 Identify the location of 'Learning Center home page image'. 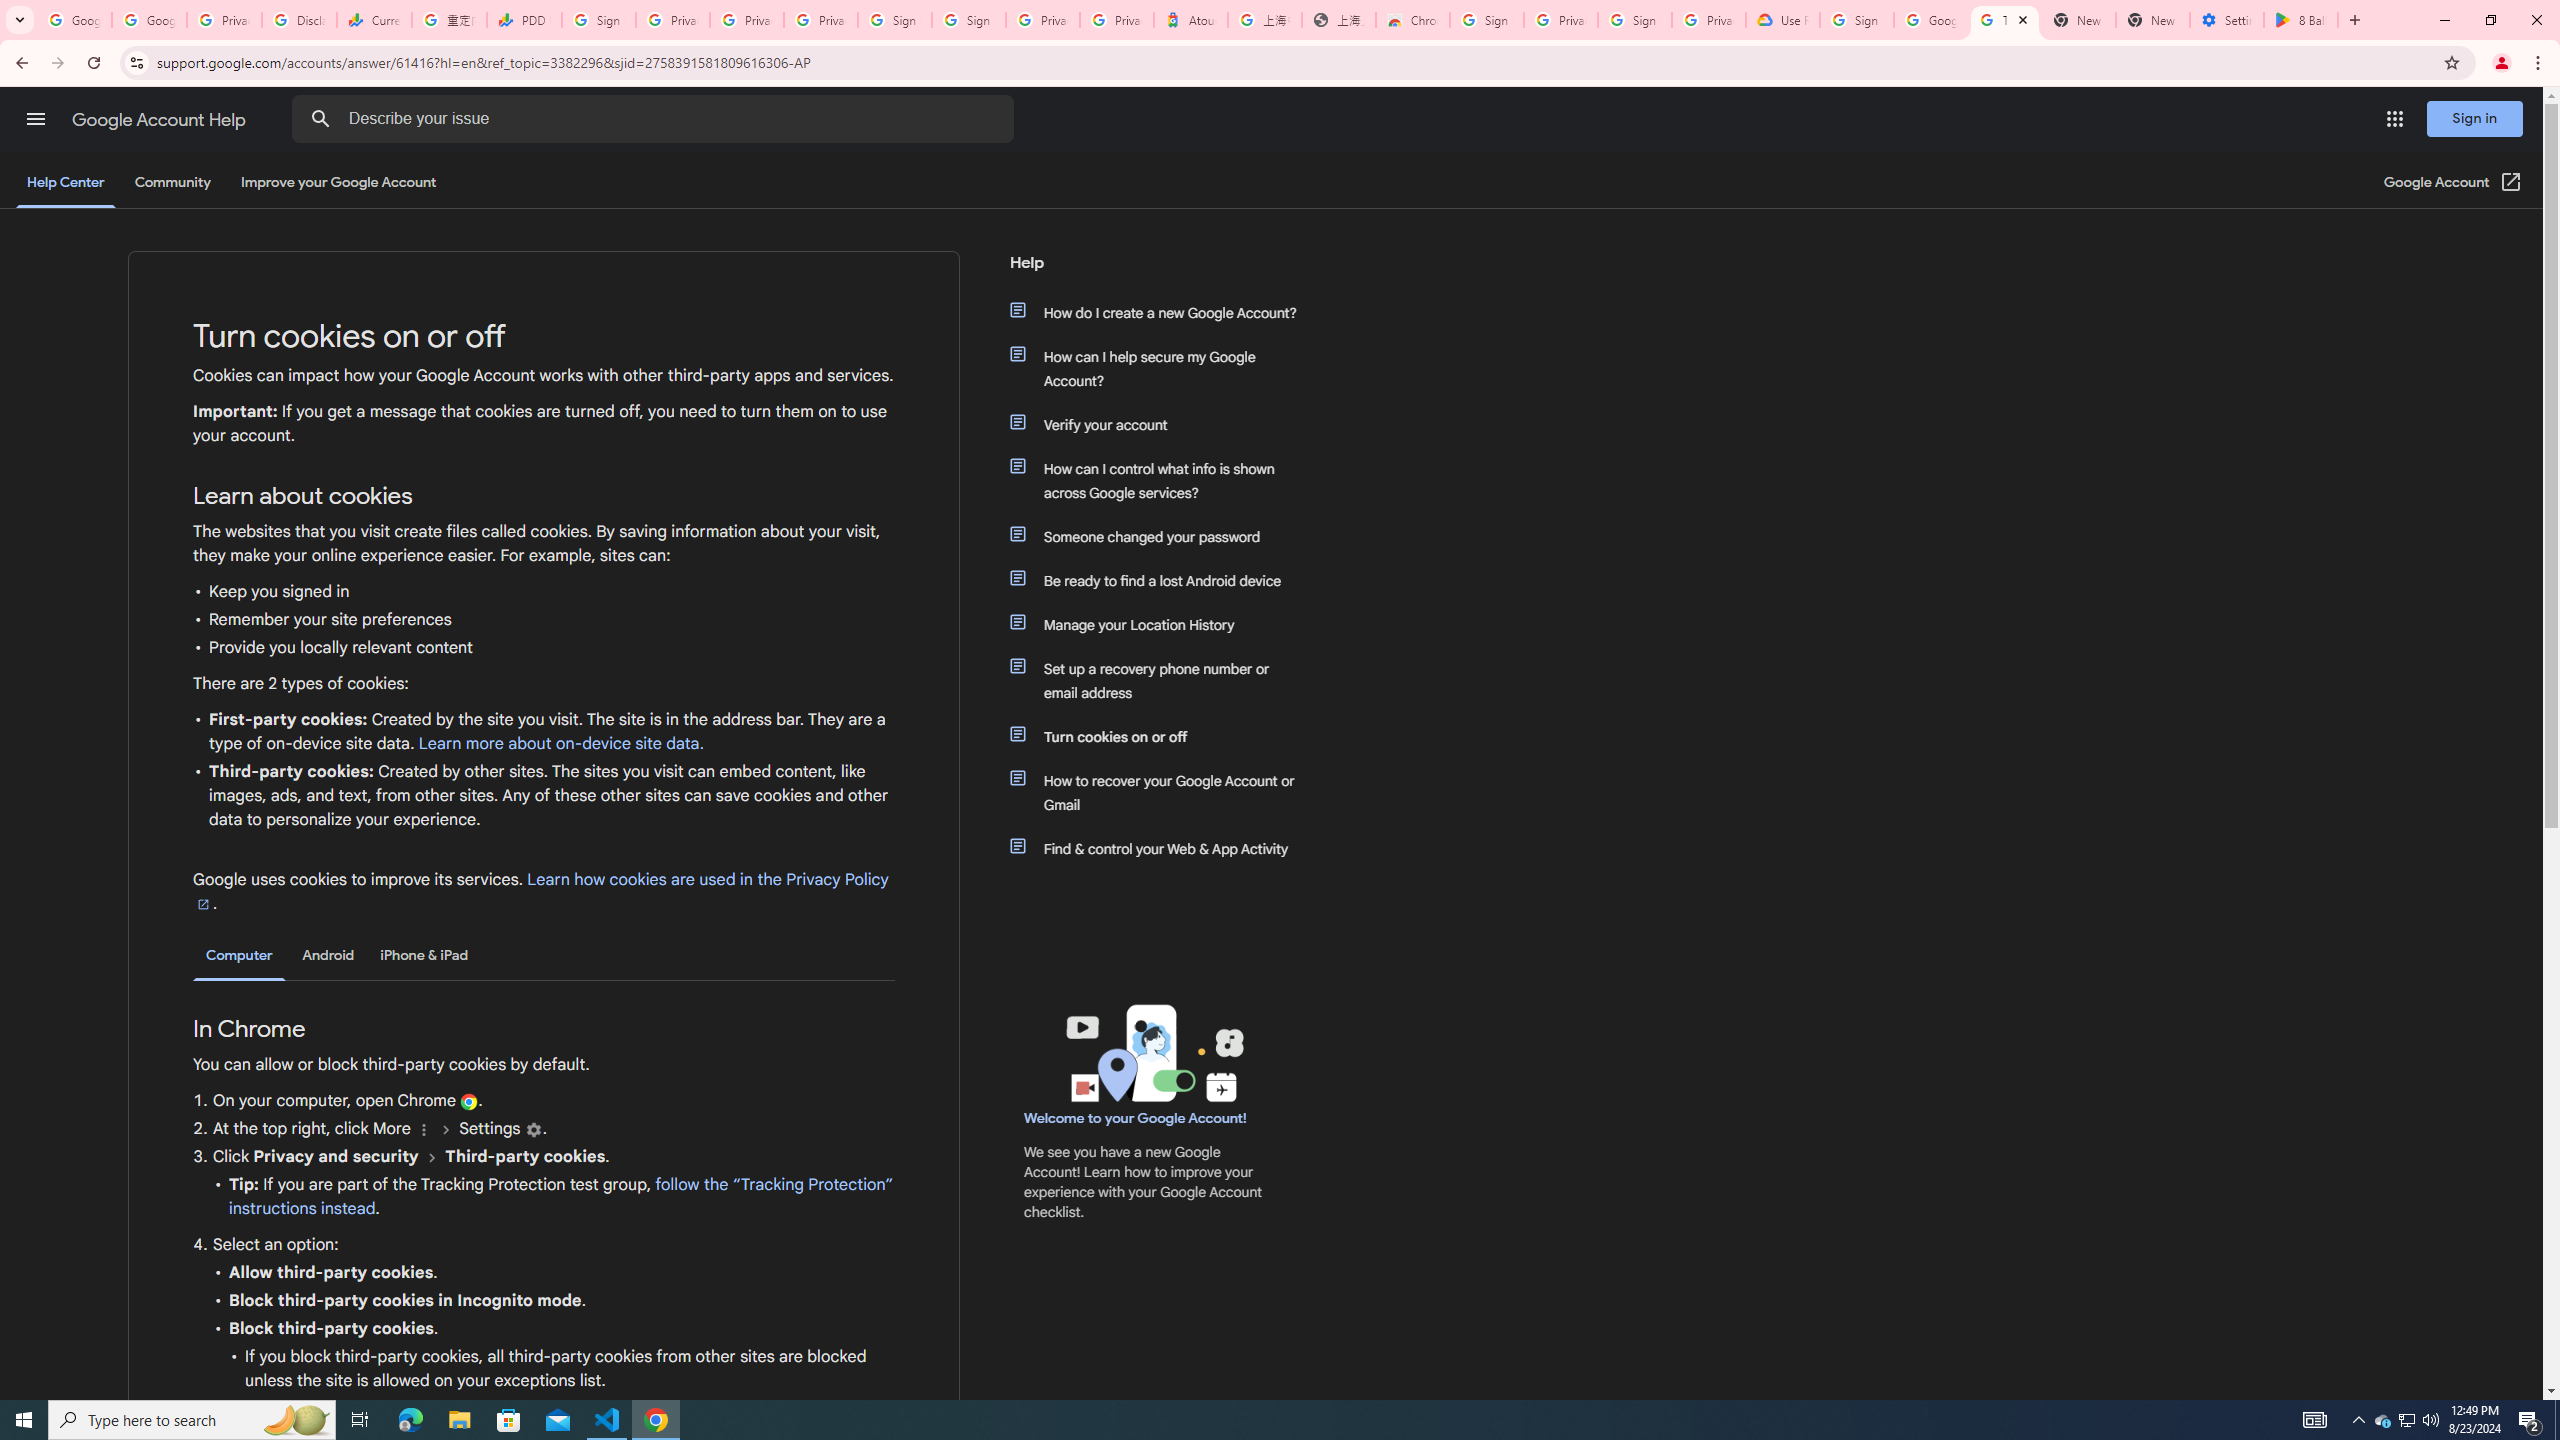
(1151, 1053).